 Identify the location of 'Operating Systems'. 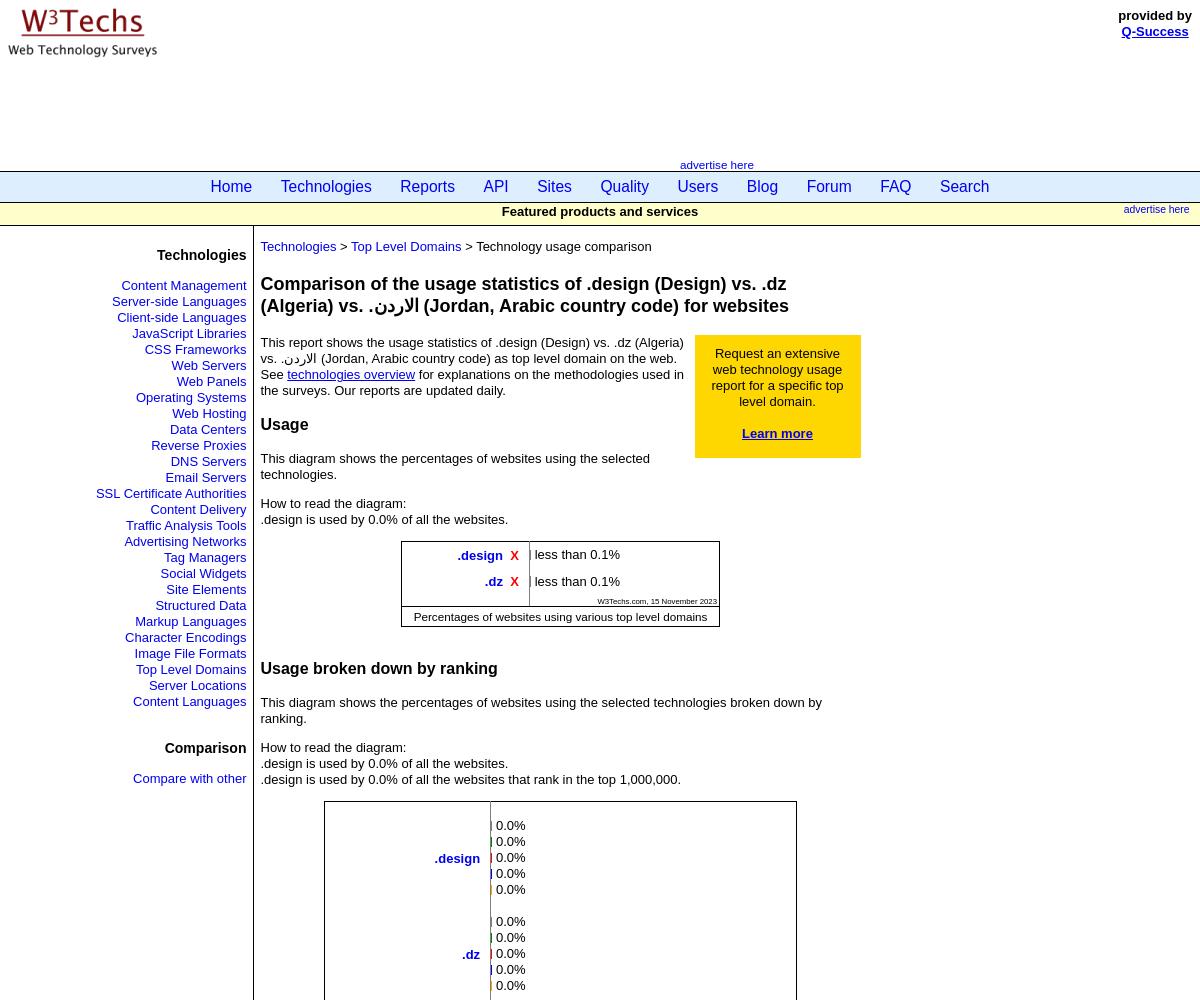
(189, 396).